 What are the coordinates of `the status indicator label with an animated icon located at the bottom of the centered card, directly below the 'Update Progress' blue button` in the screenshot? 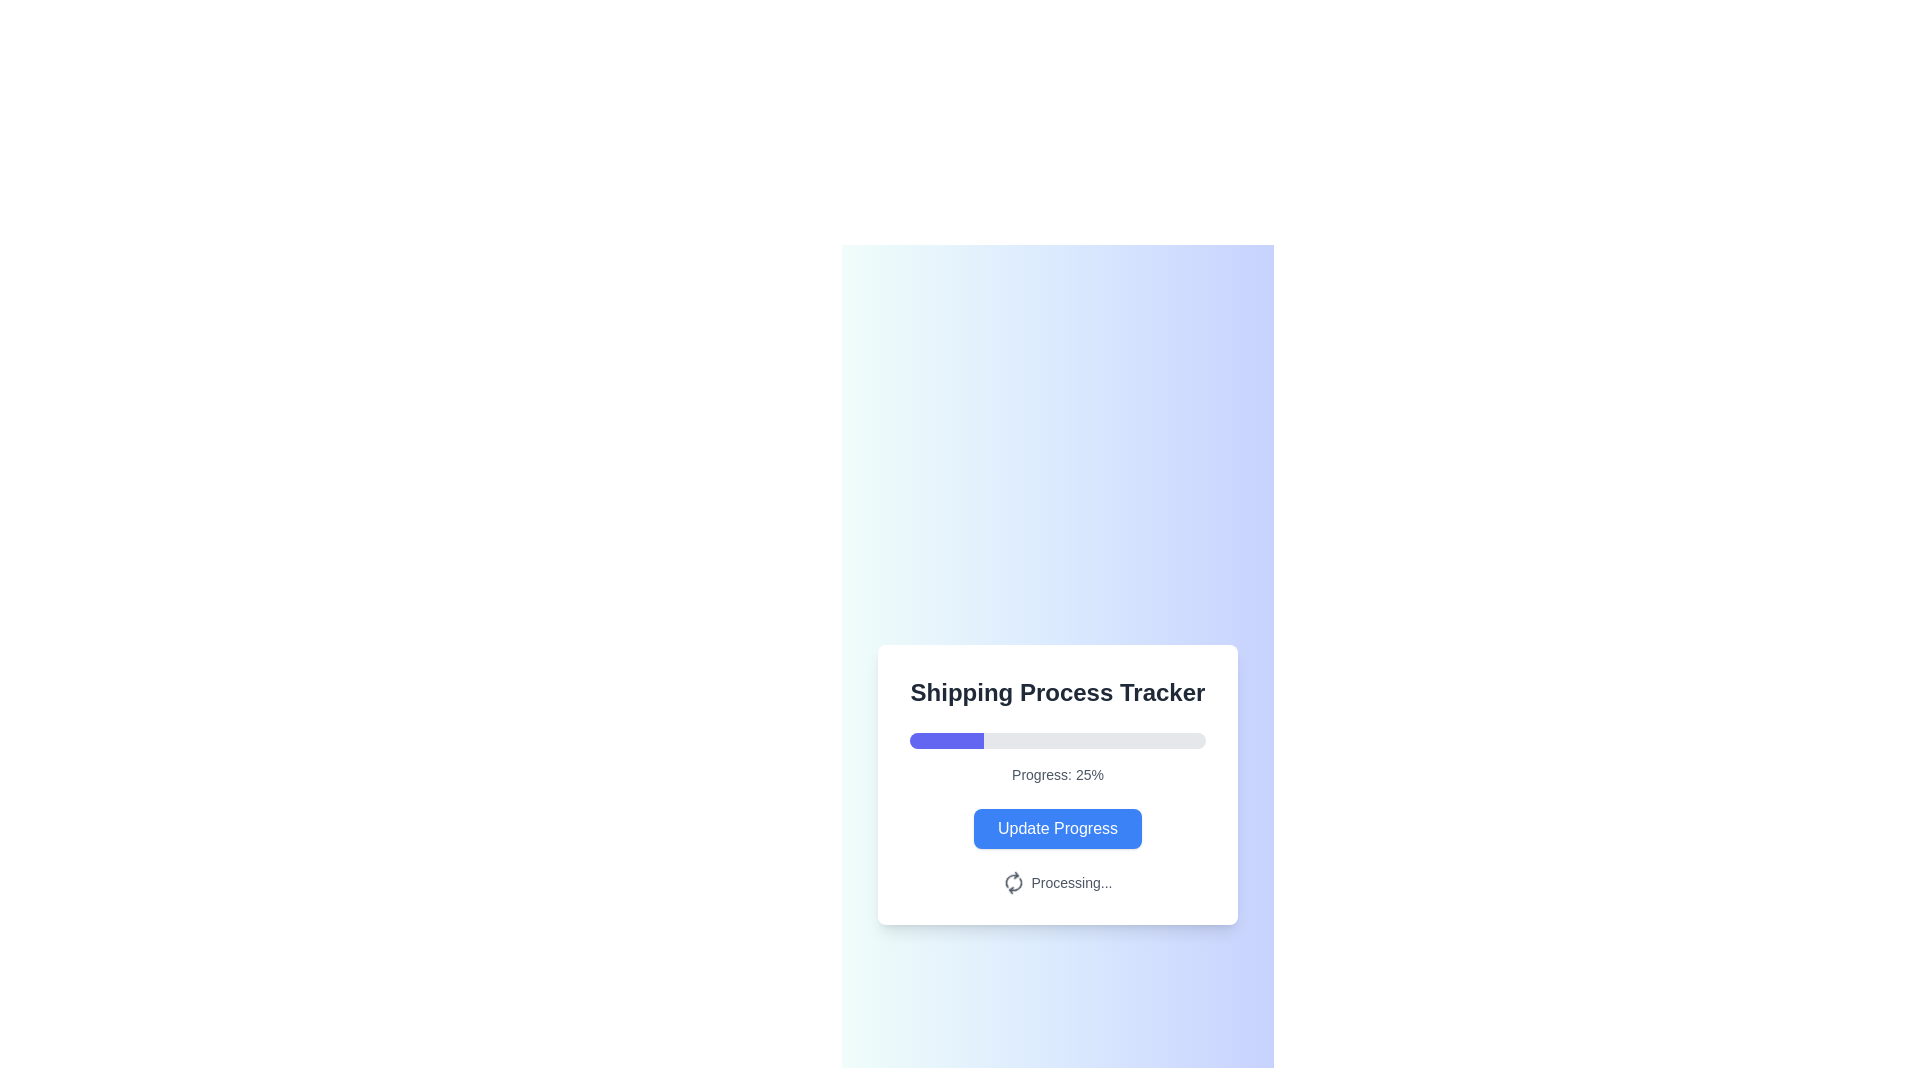 It's located at (1056, 882).